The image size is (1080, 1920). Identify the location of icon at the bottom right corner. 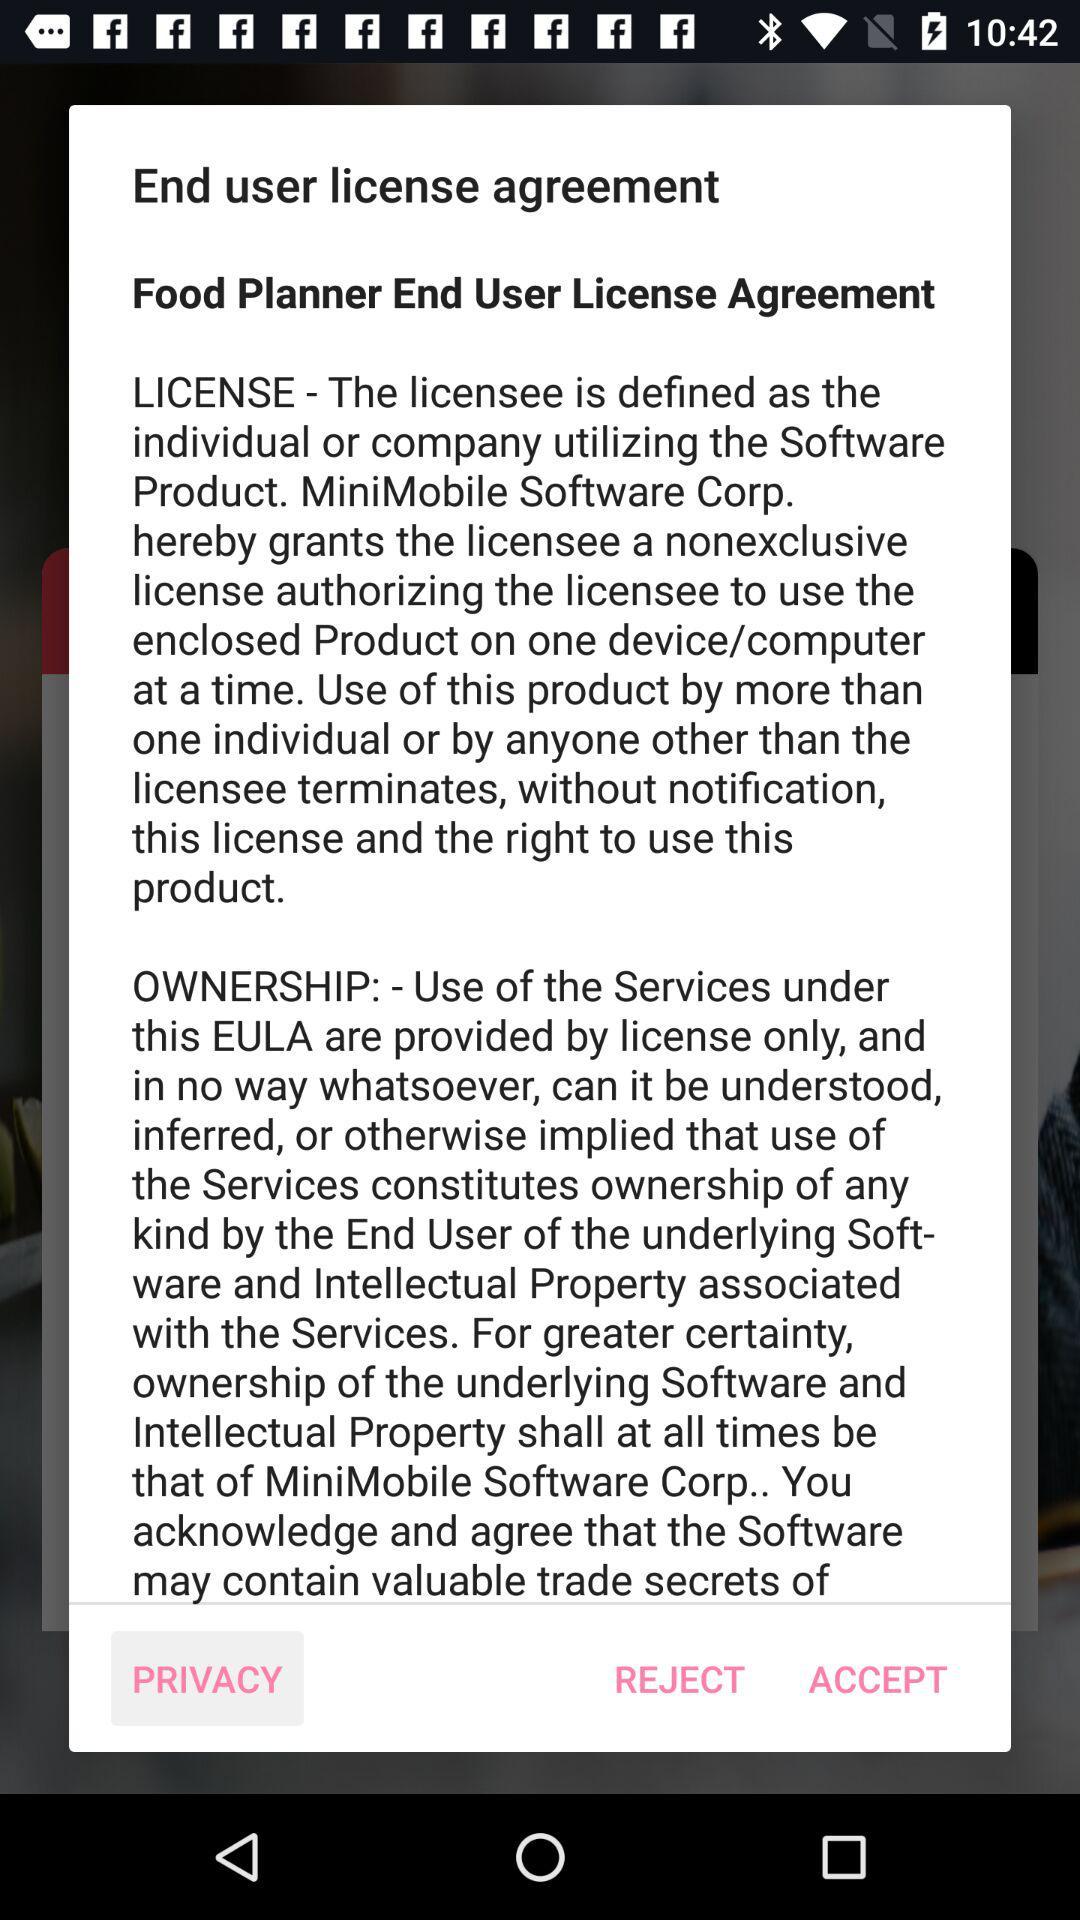
(877, 1678).